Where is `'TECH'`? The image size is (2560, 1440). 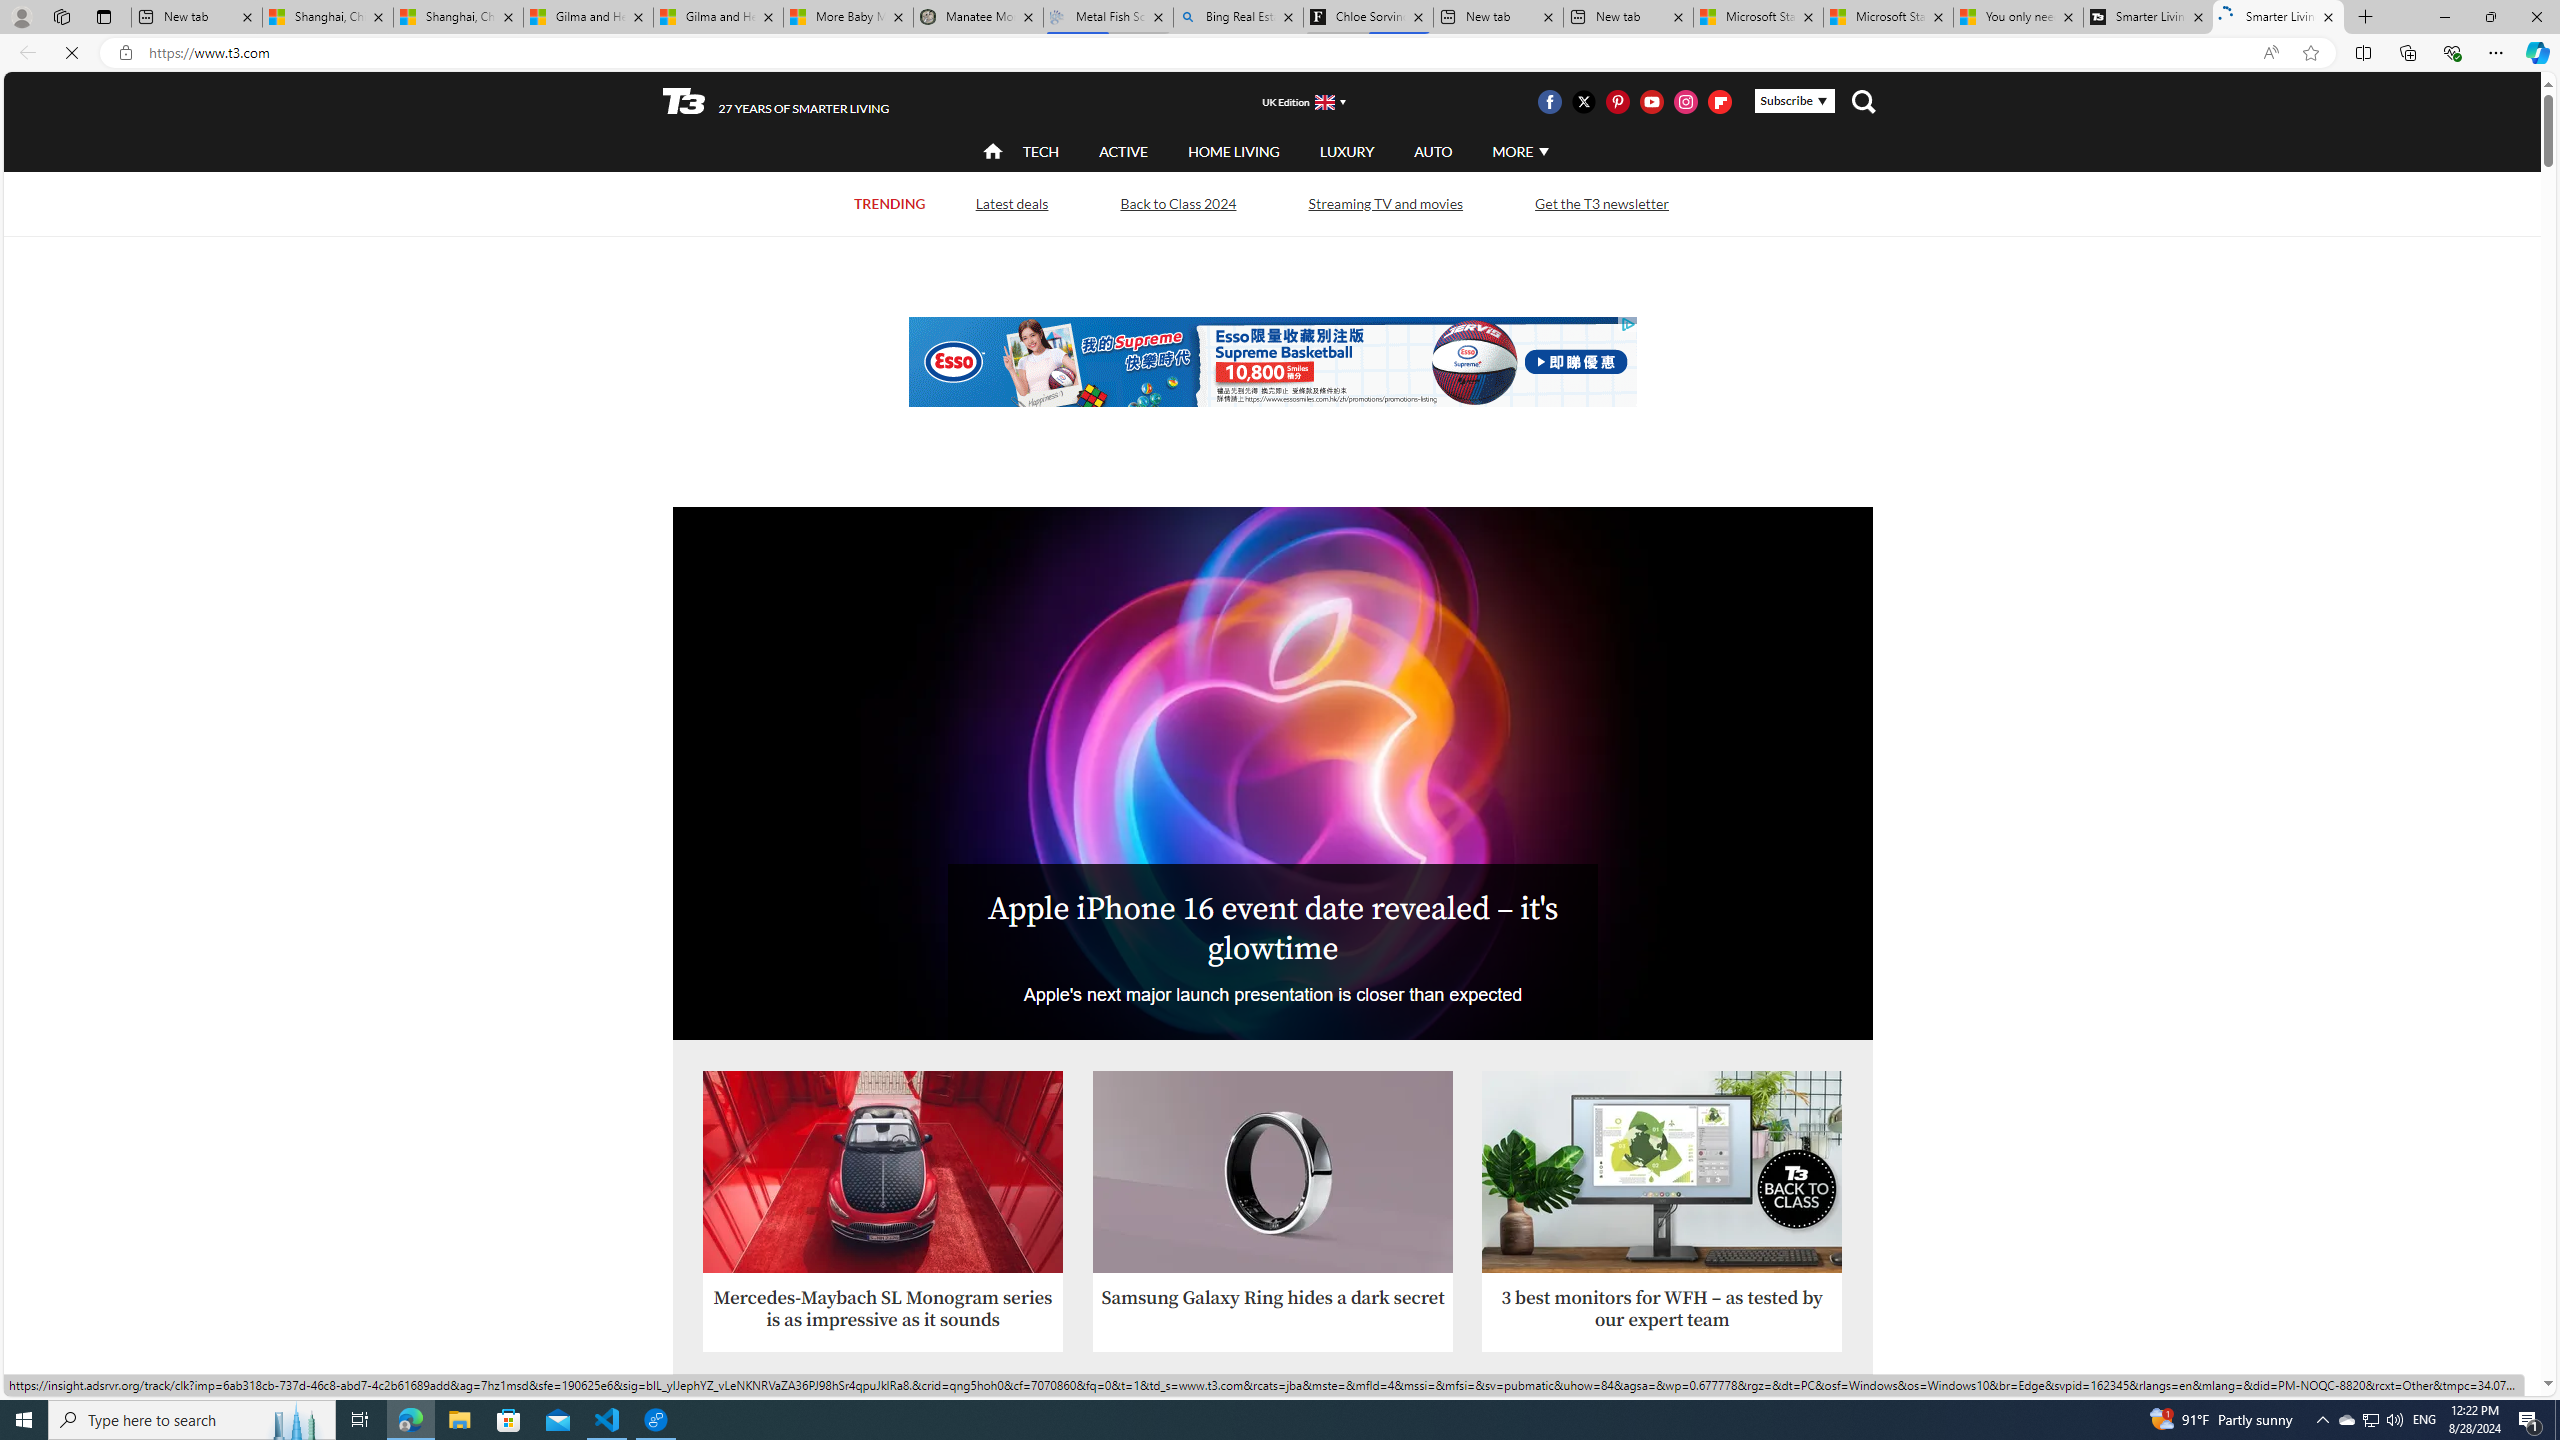
'TECH' is located at coordinates (1039, 150).